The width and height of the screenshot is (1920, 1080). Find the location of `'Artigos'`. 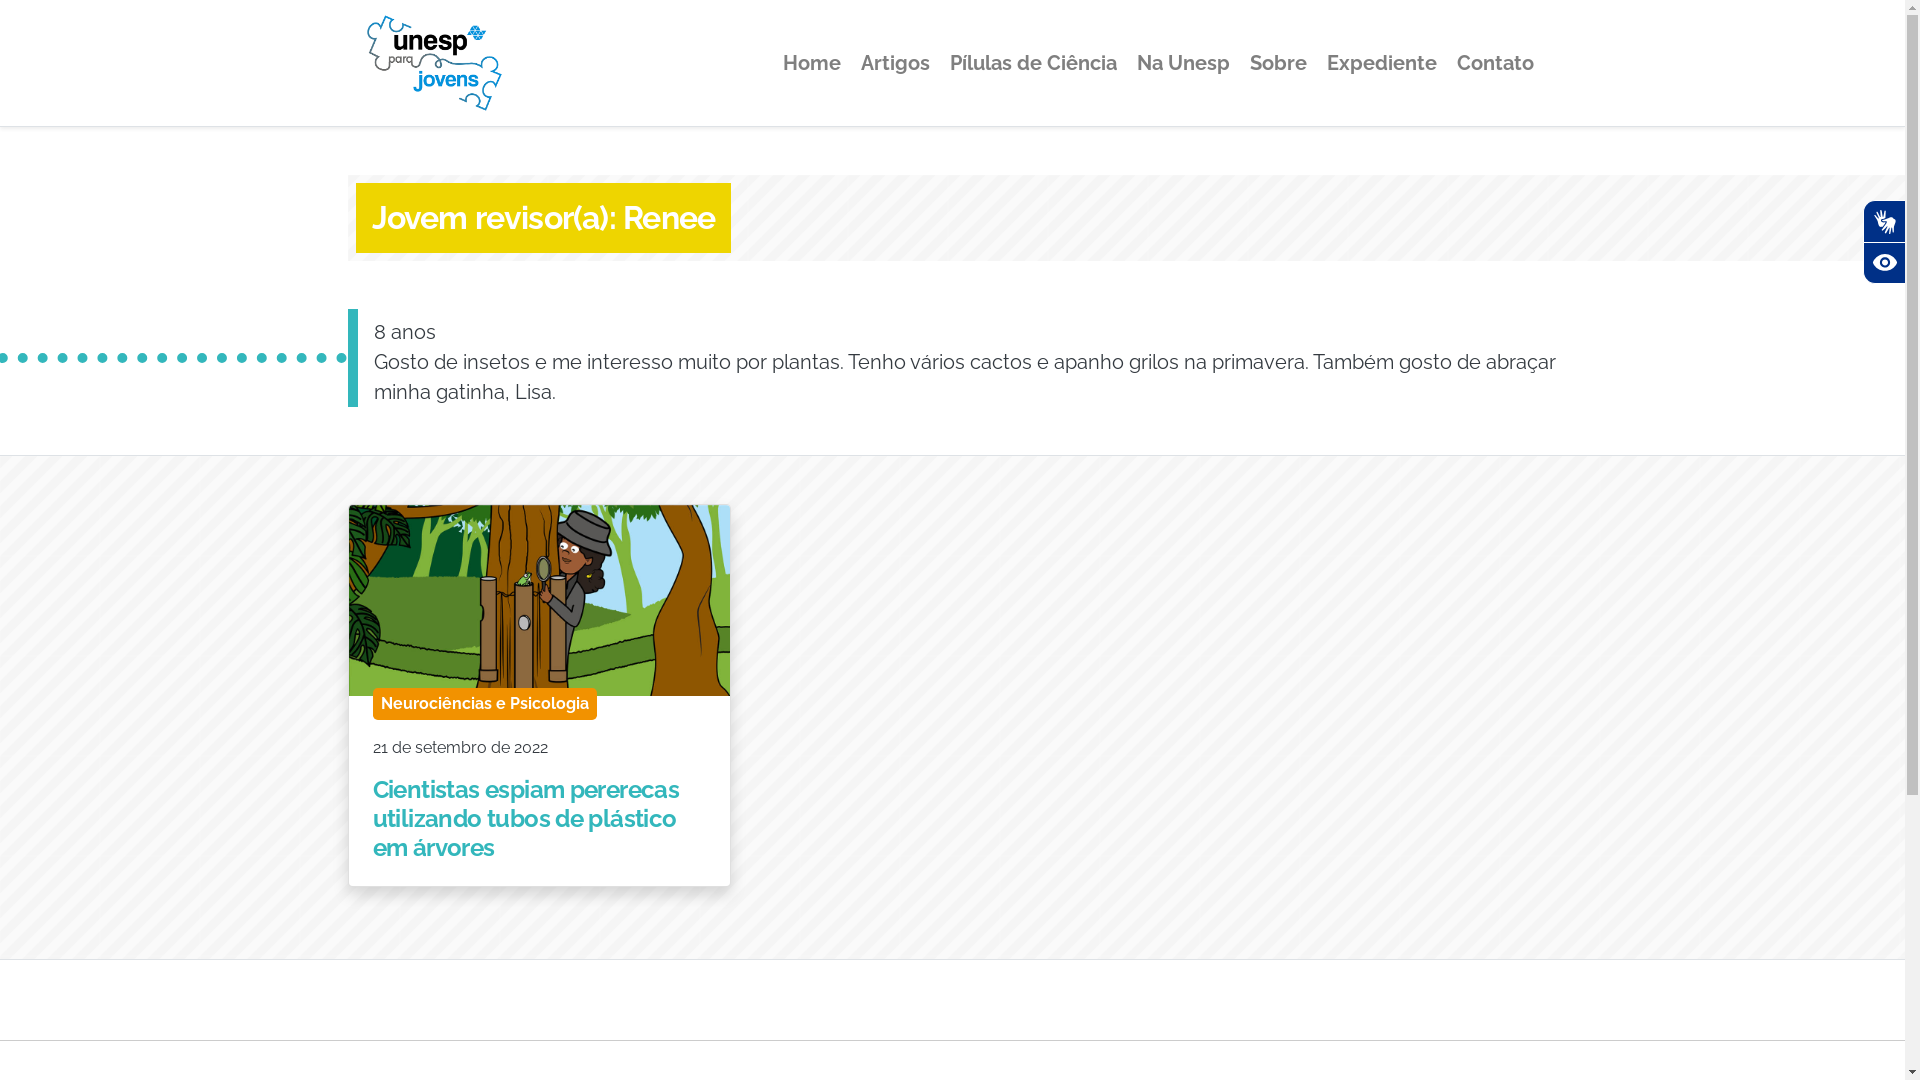

'Artigos' is located at coordinates (893, 61).